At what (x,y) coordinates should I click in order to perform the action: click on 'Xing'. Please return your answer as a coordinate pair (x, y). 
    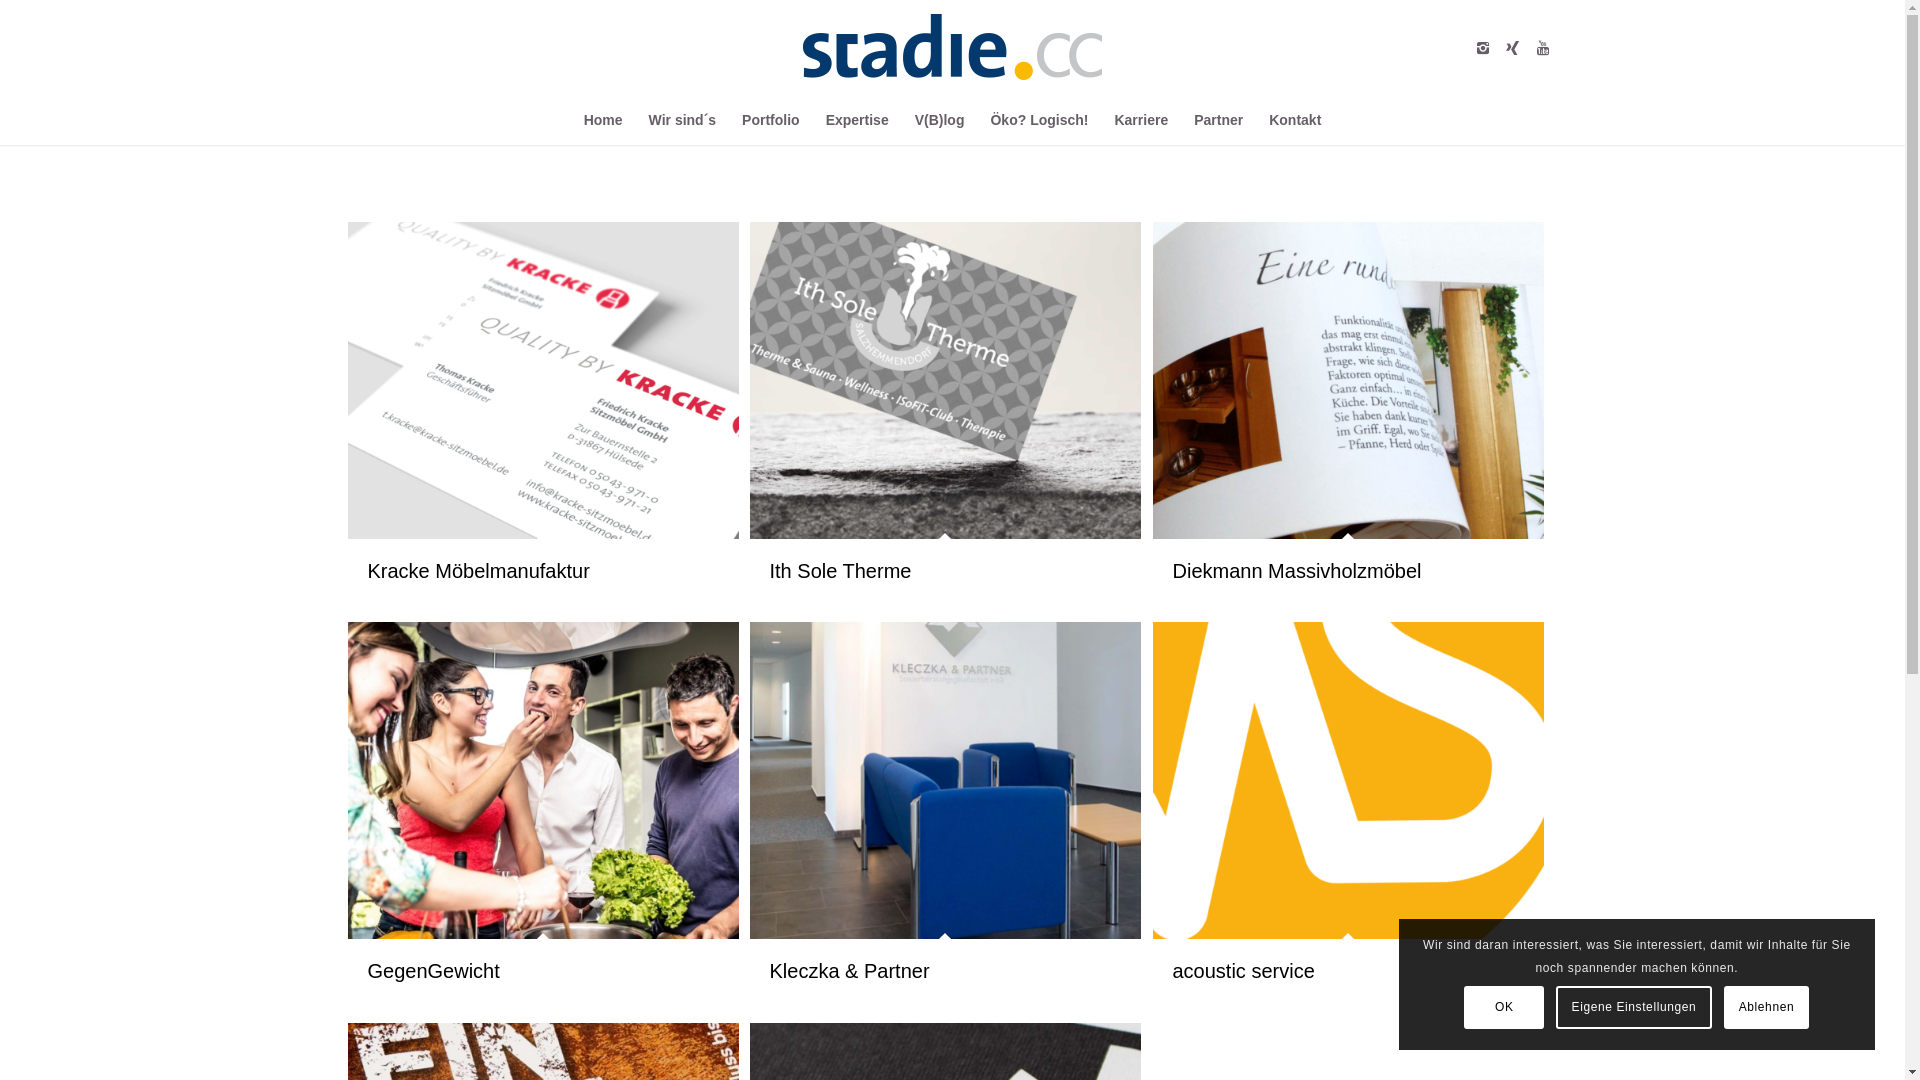
    Looking at the image, I should click on (1512, 45).